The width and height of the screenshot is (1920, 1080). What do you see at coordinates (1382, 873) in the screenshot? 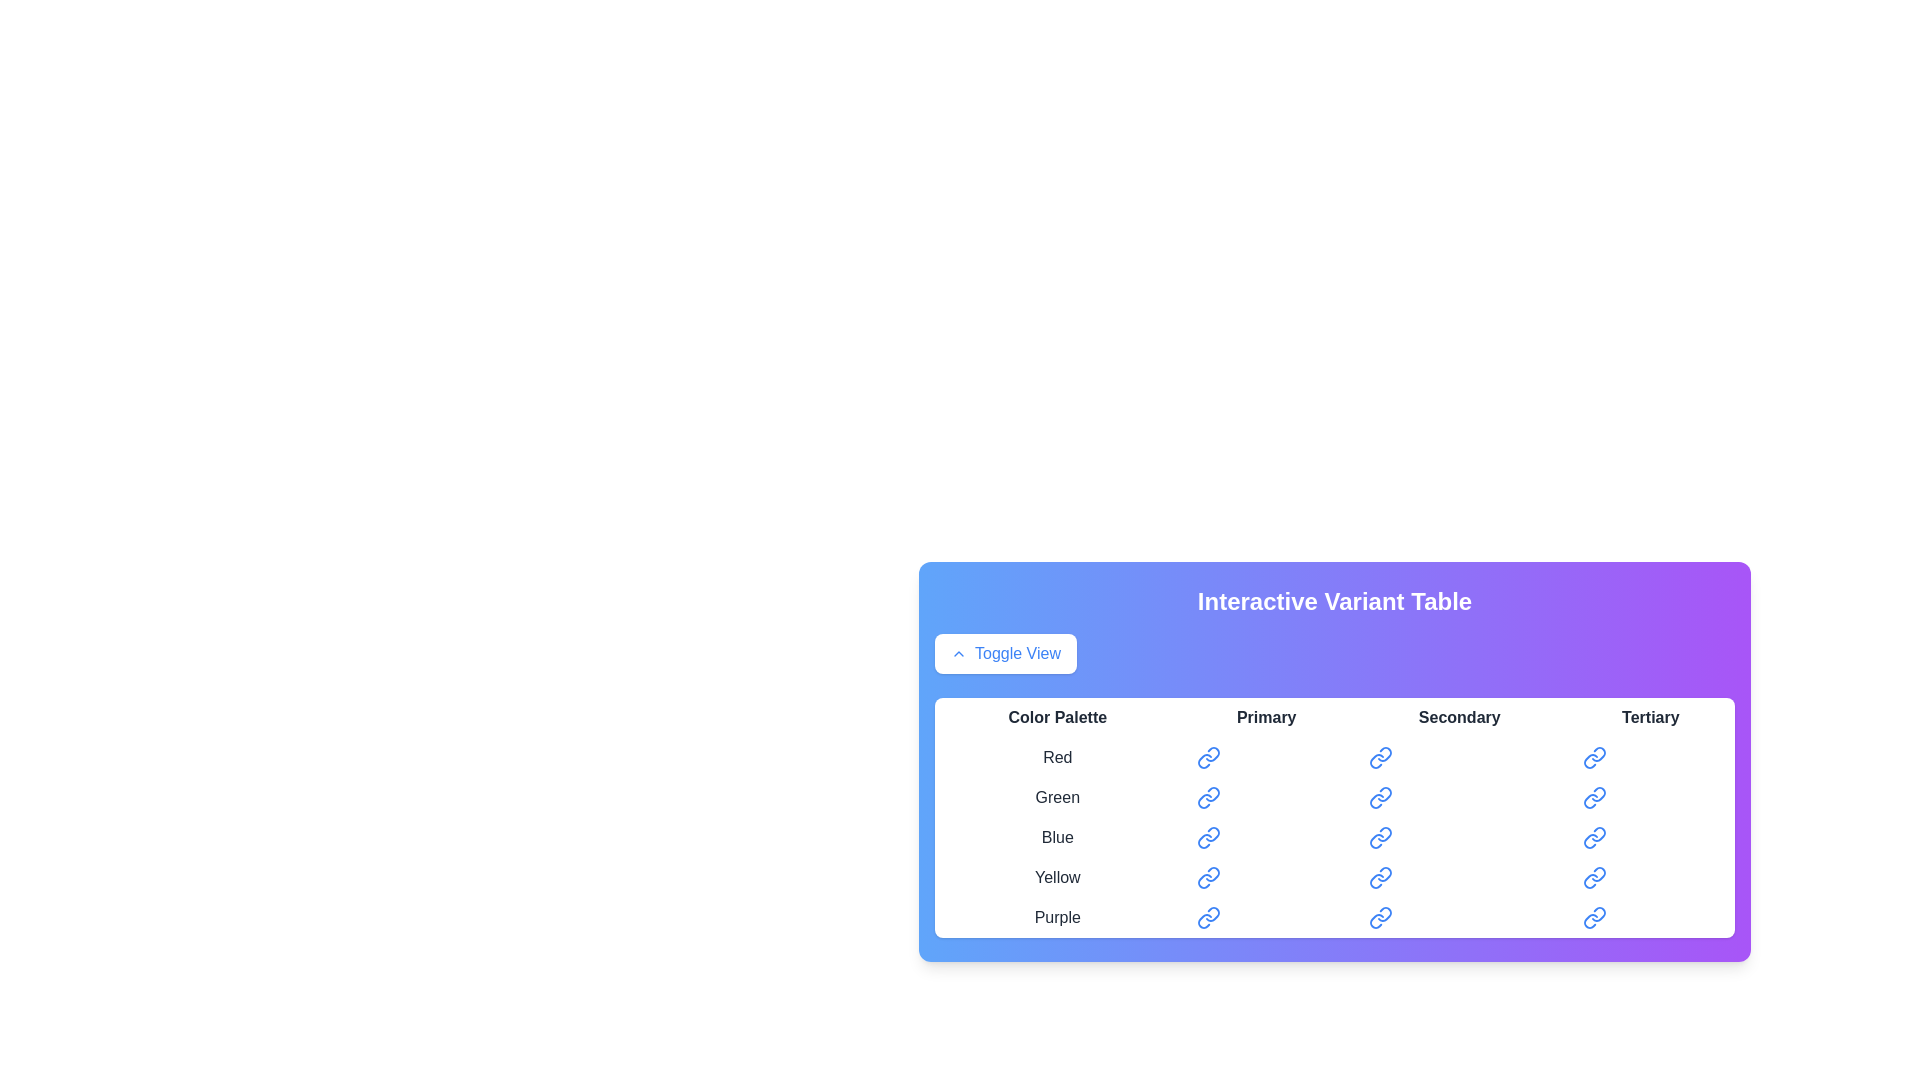
I see `the link icon located in the 'Secondary' column and 'Yellow' row of the 'Interactive Variant Table'` at bounding box center [1382, 873].